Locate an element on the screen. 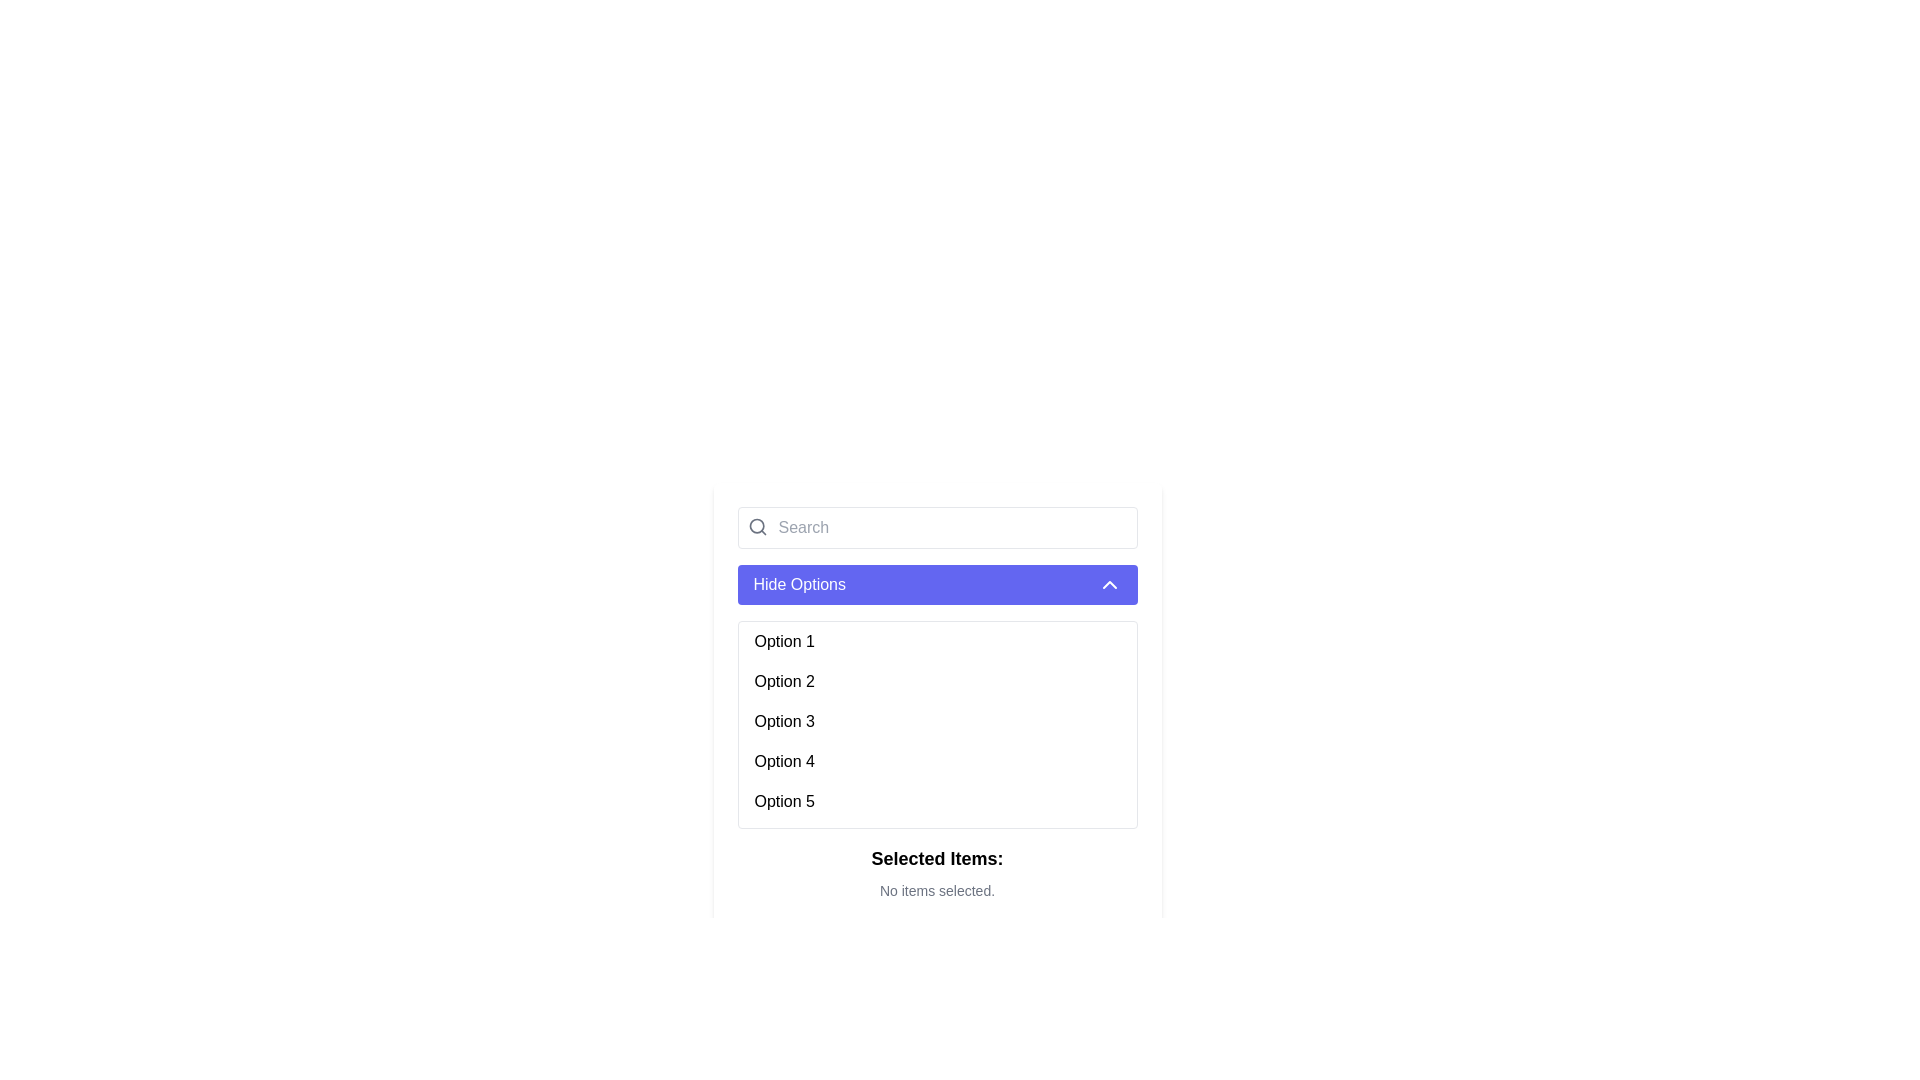  the third list item labeled 'Option 3' is located at coordinates (936, 721).